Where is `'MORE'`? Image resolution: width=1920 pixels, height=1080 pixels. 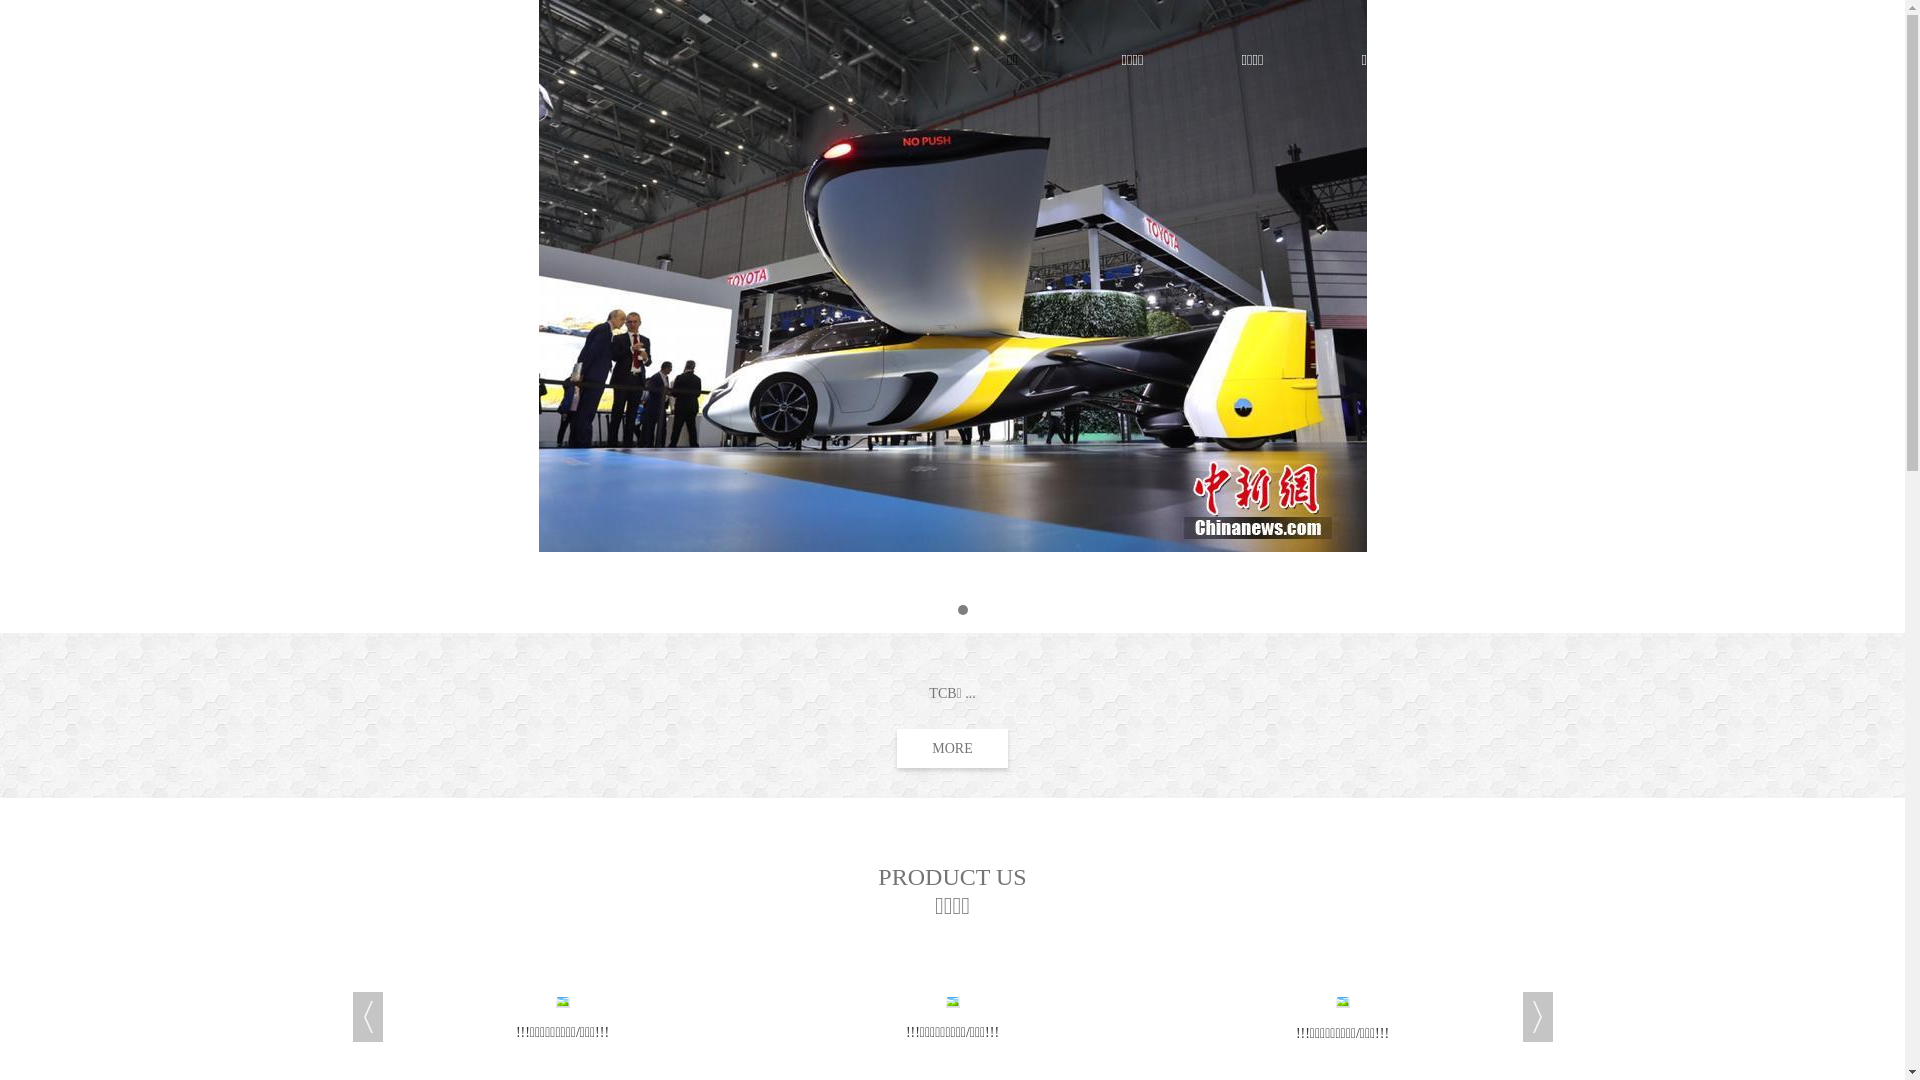 'MORE' is located at coordinates (896, 748).